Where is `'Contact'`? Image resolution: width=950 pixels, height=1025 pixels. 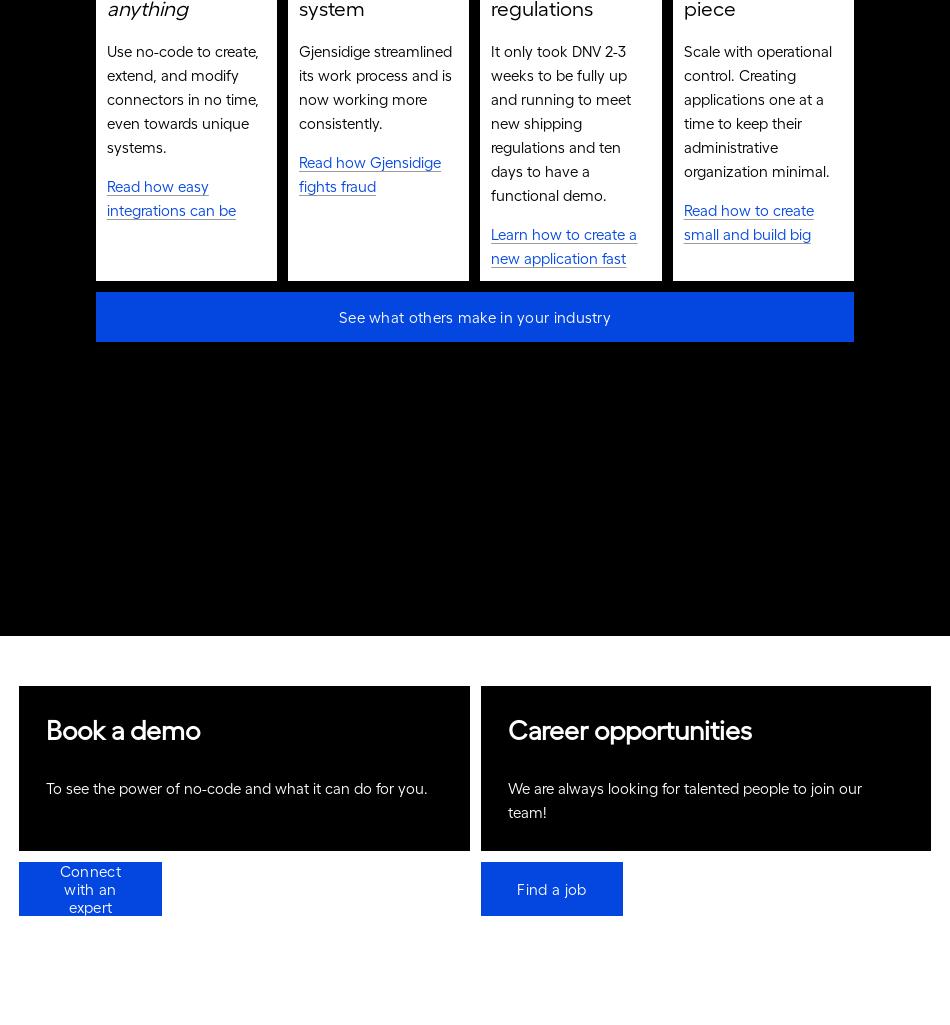 'Contact' is located at coordinates (161, 41).